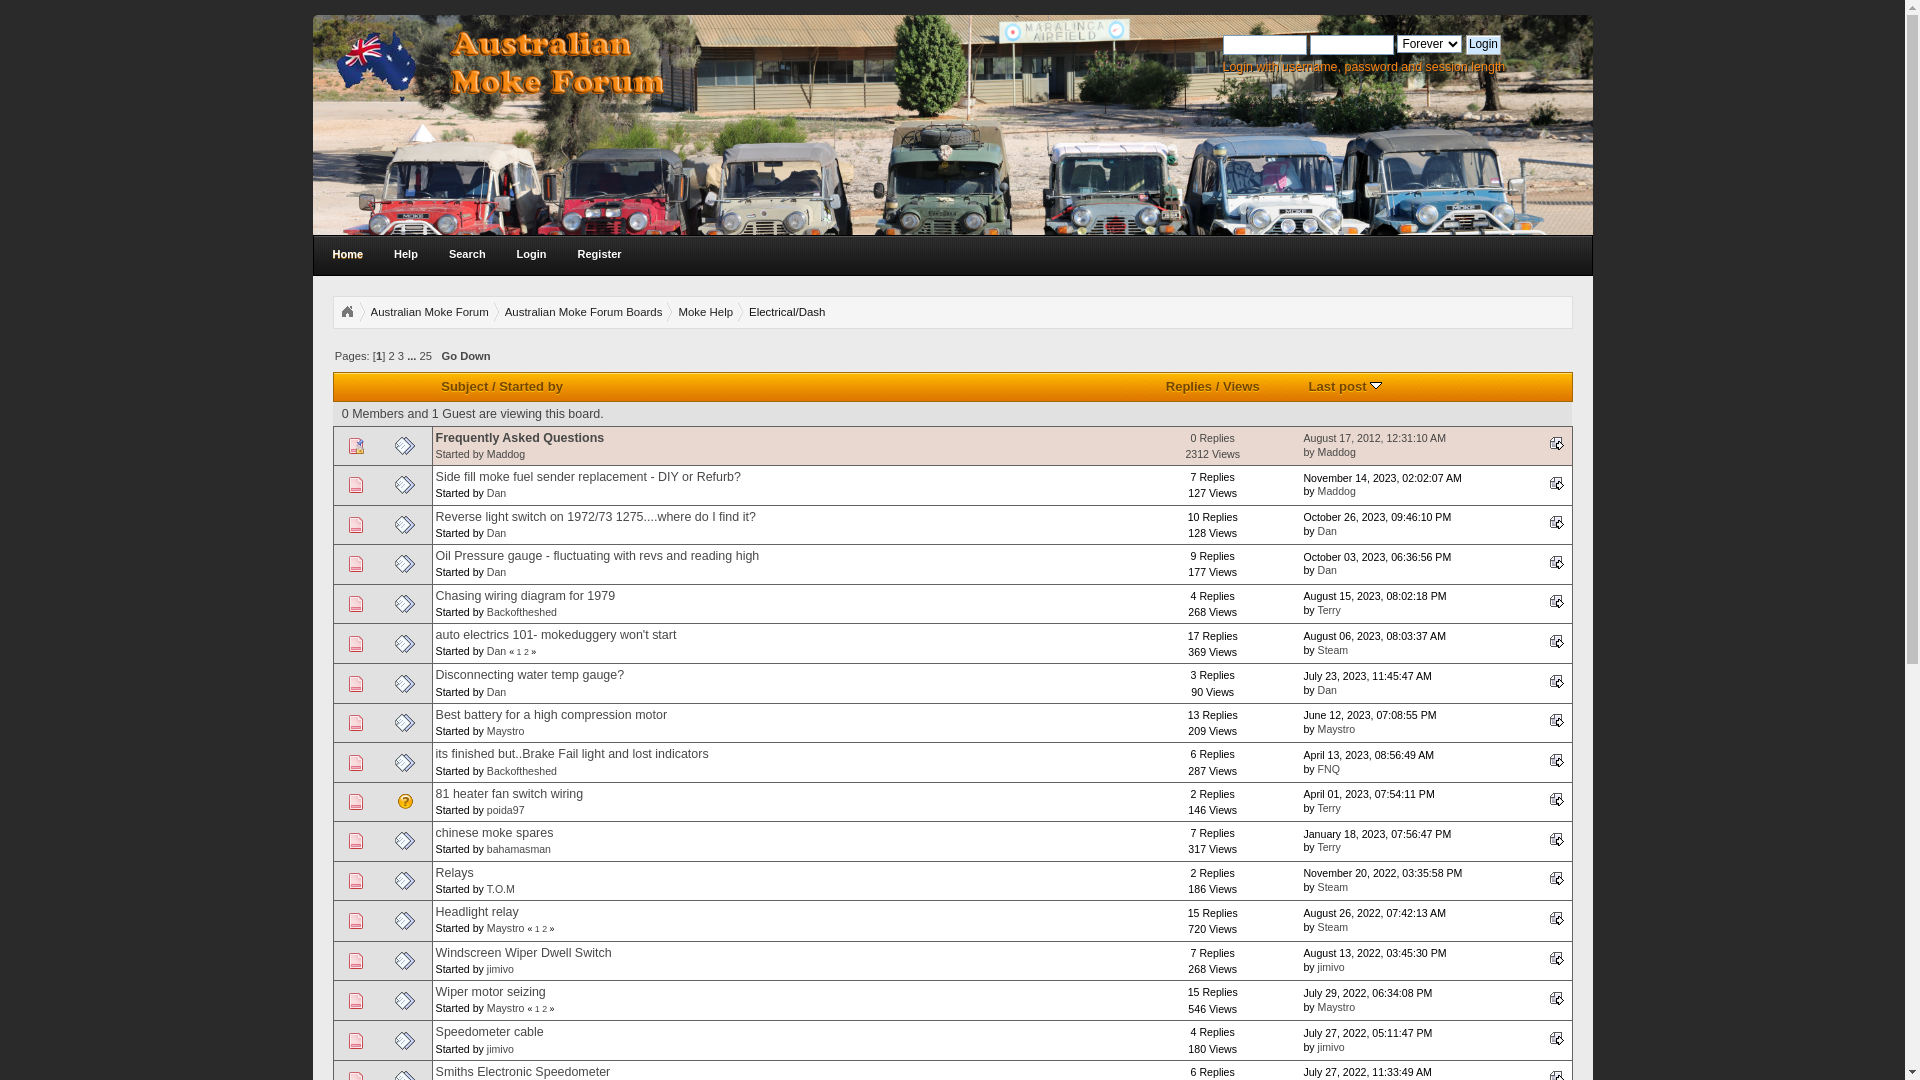 The width and height of the screenshot is (1920, 1080). I want to click on 'auto electrics 101- mokeduggery won't start', so click(556, 635).